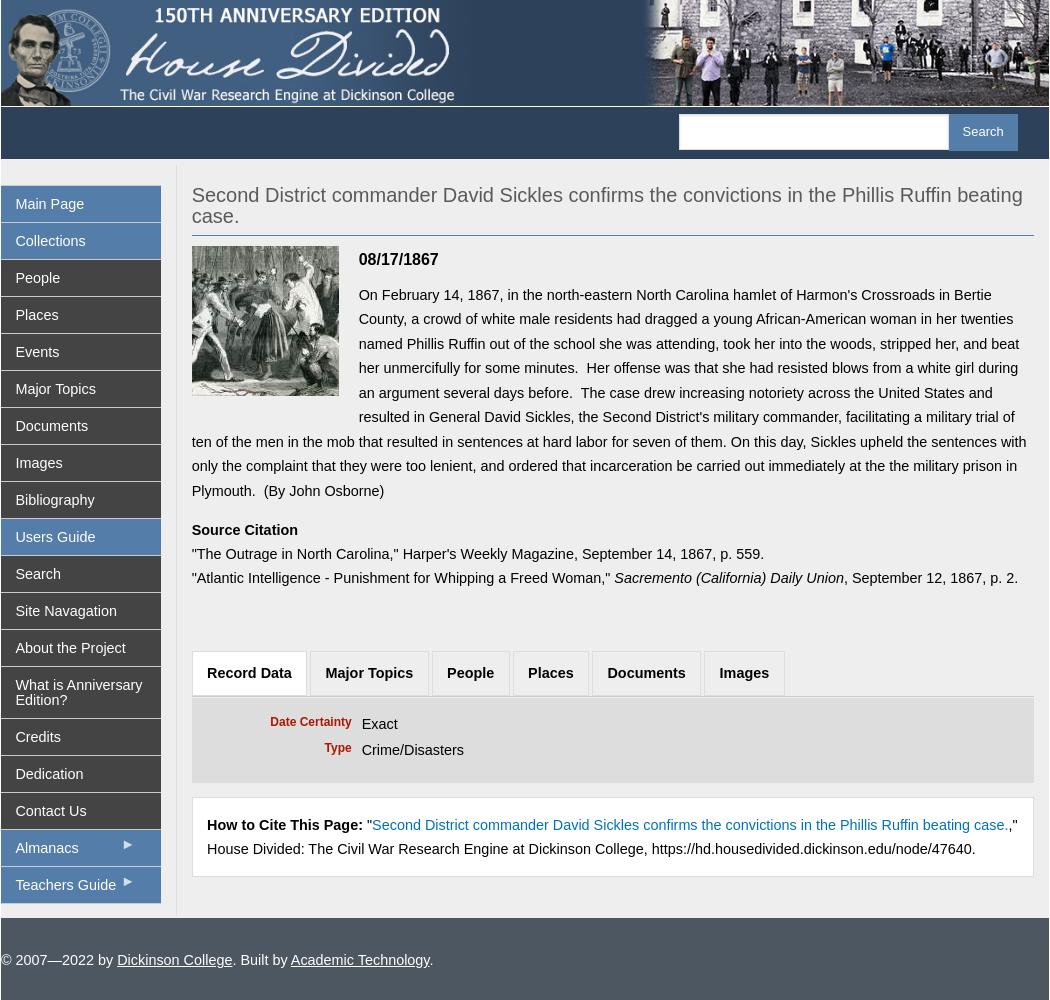  Describe the element at coordinates (470, 672) in the screenshot. I see `'People'` at that location.